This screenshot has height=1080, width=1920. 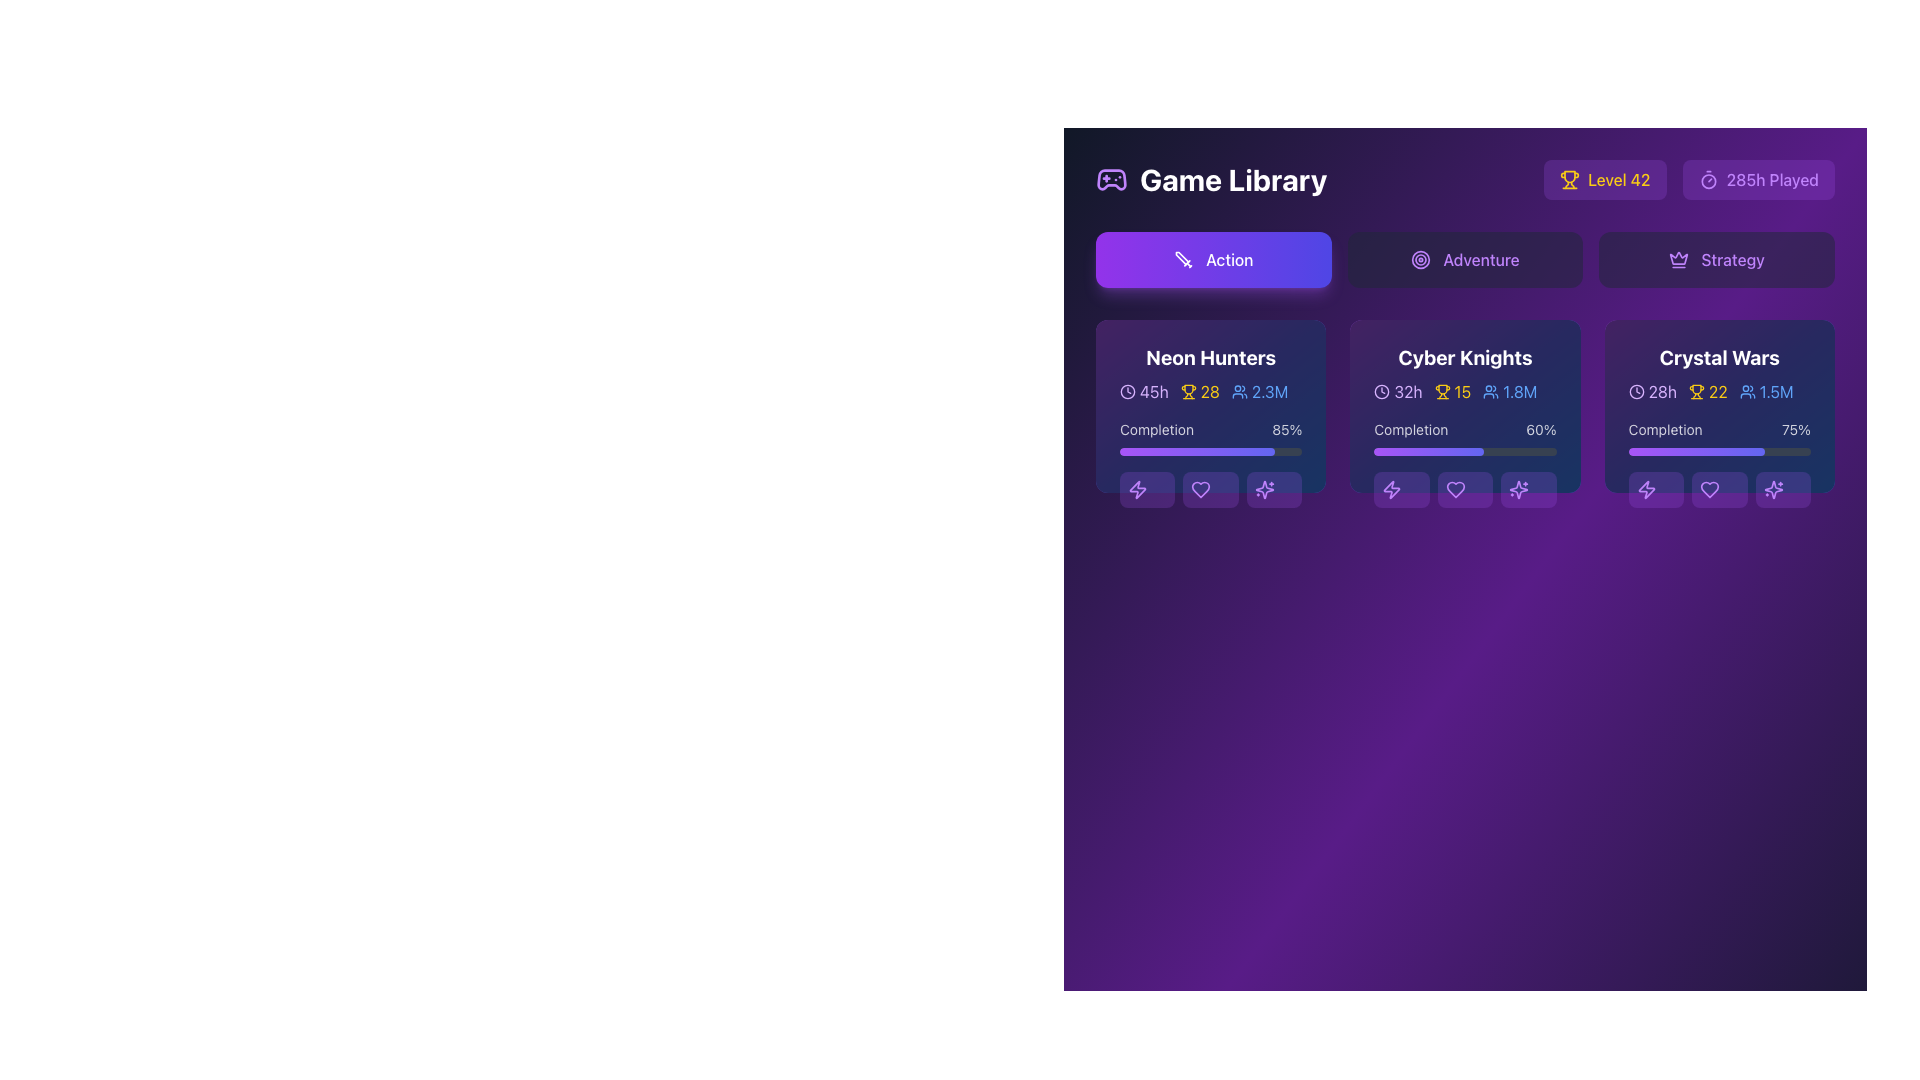 I want to click on the third button in the last row of the grid layout, which is positioned directly under the 'Crystal Wars' card, so click(x=1783, y=489).